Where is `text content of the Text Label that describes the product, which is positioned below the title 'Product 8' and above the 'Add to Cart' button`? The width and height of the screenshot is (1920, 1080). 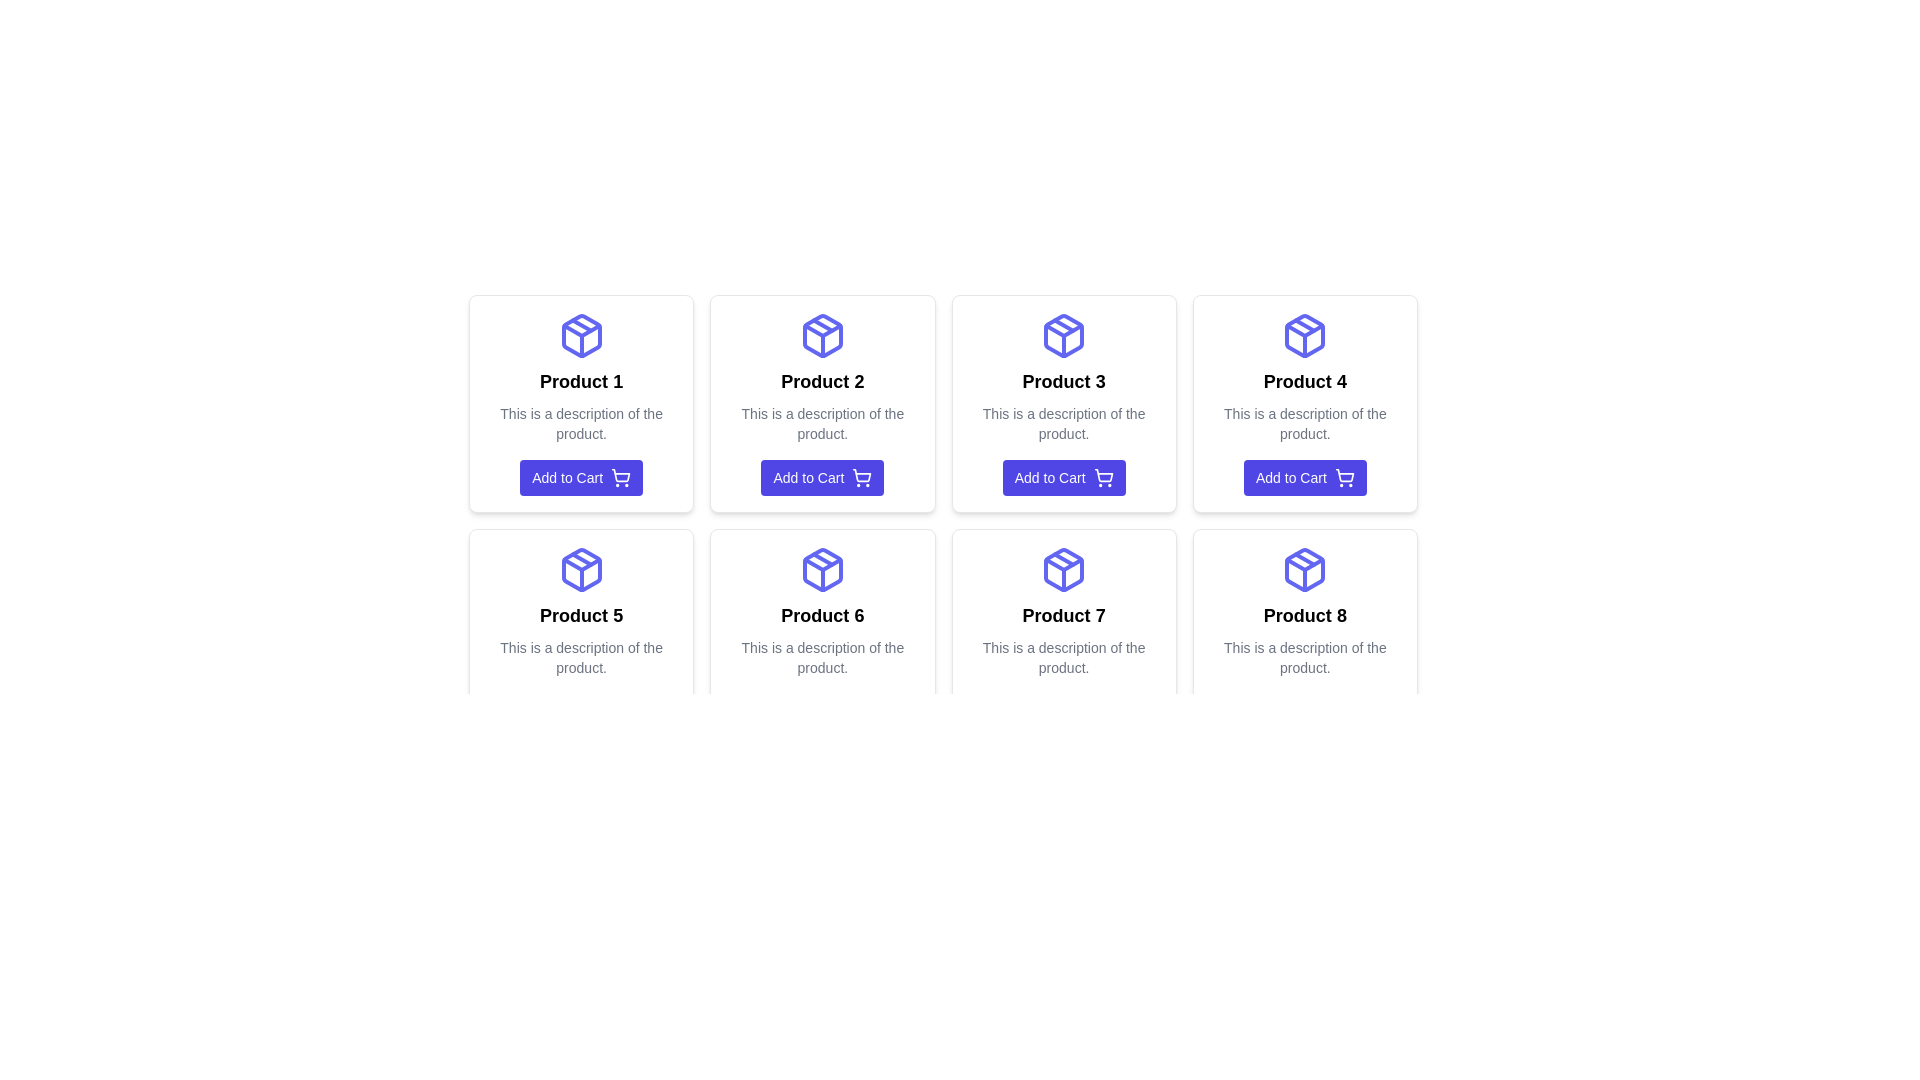 text content of the Text Label that describes the product, which is positioned below the title 'Product 8' and above the 'Add to Cart' button is located at coordinates (1305, 658).